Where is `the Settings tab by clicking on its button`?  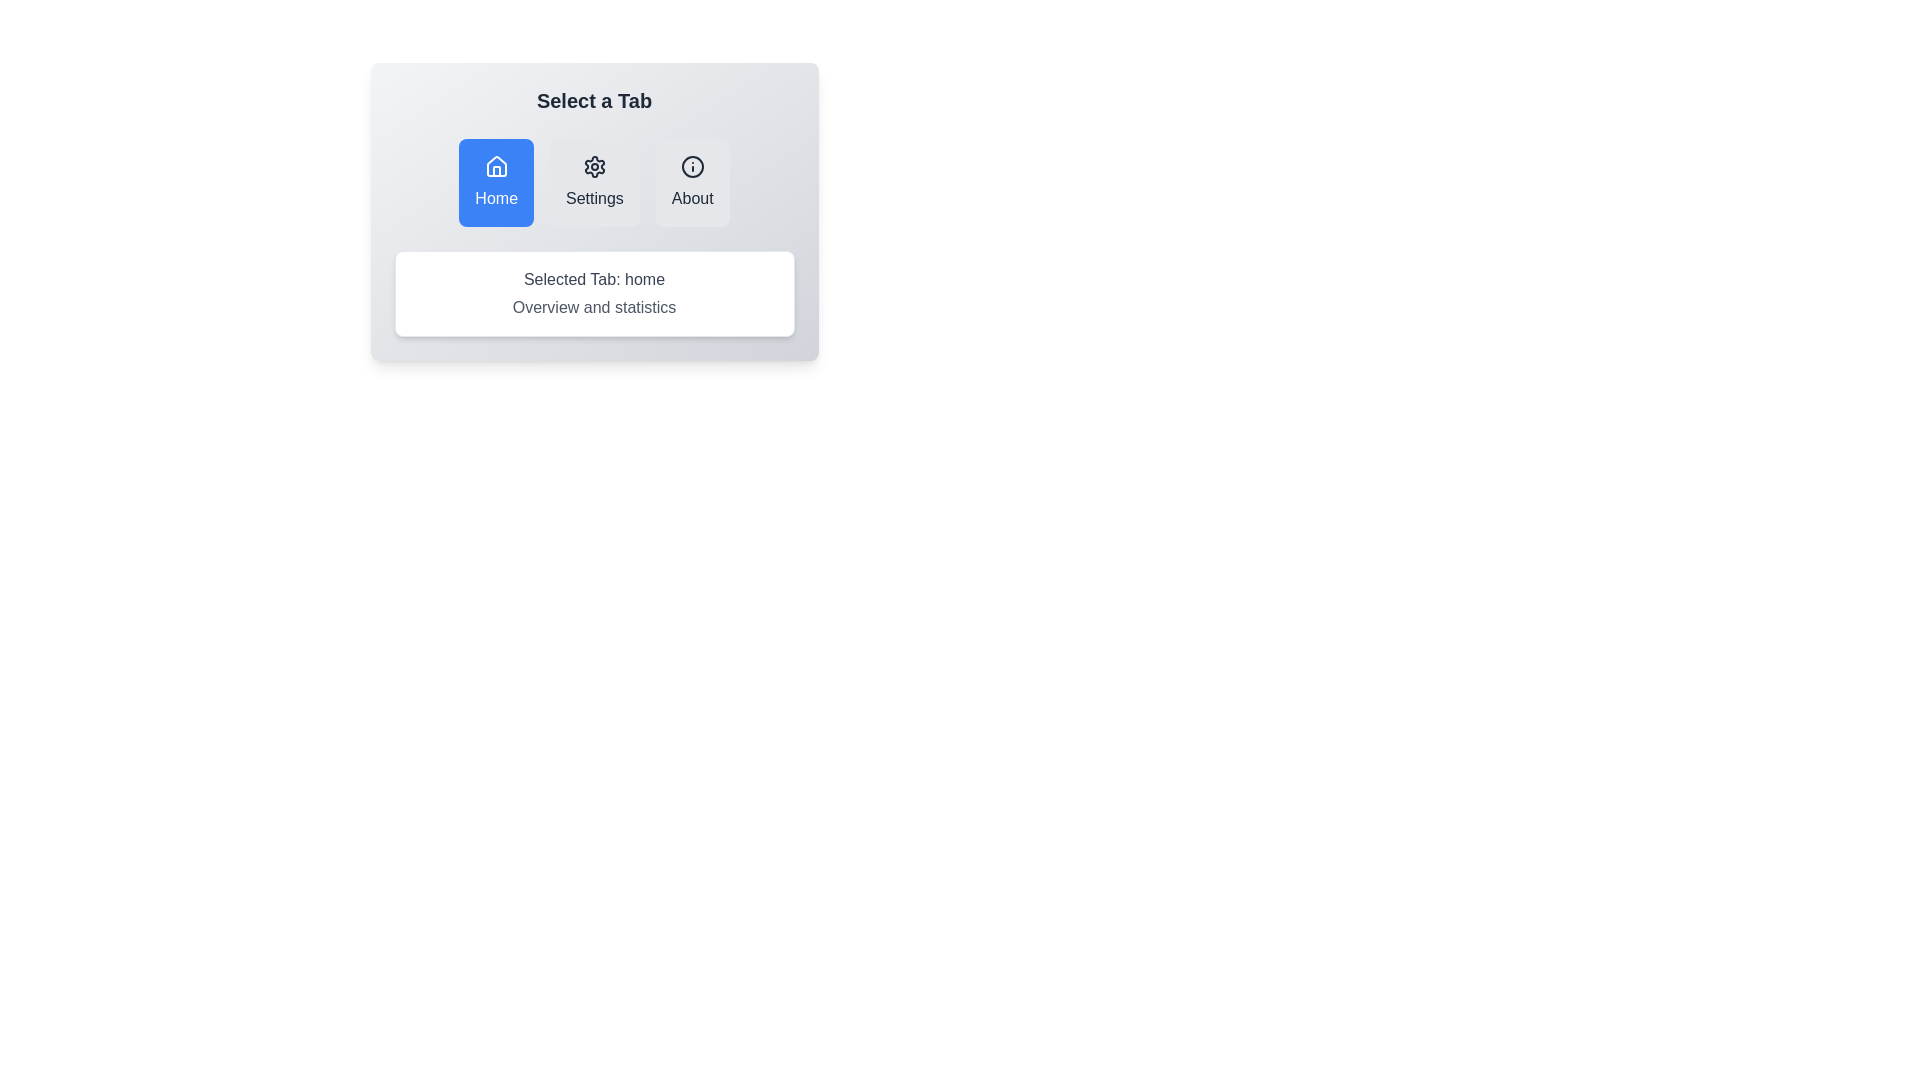 the Settings tab by clicking on its button is located at coordinates (594, 182).